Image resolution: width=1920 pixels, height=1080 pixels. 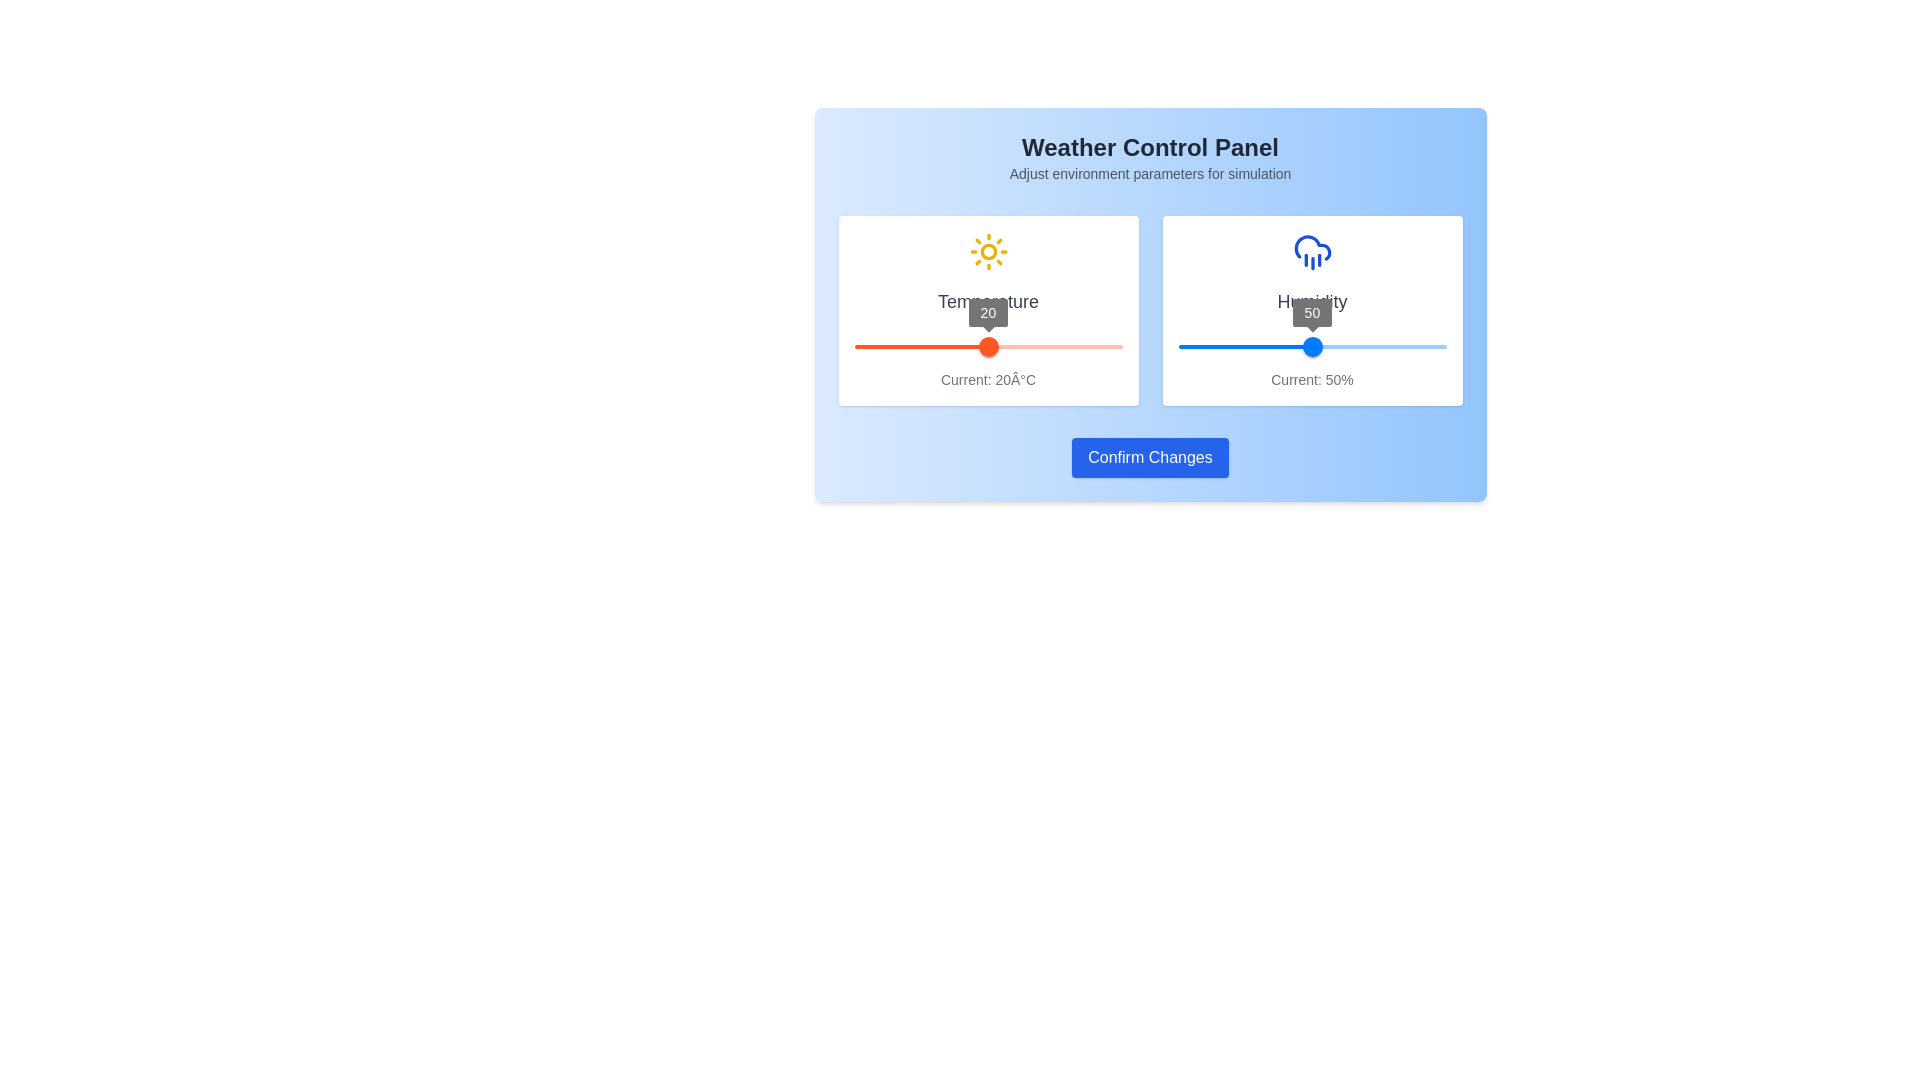 I want to click on the temperature slider, so click(x=854, y=346).